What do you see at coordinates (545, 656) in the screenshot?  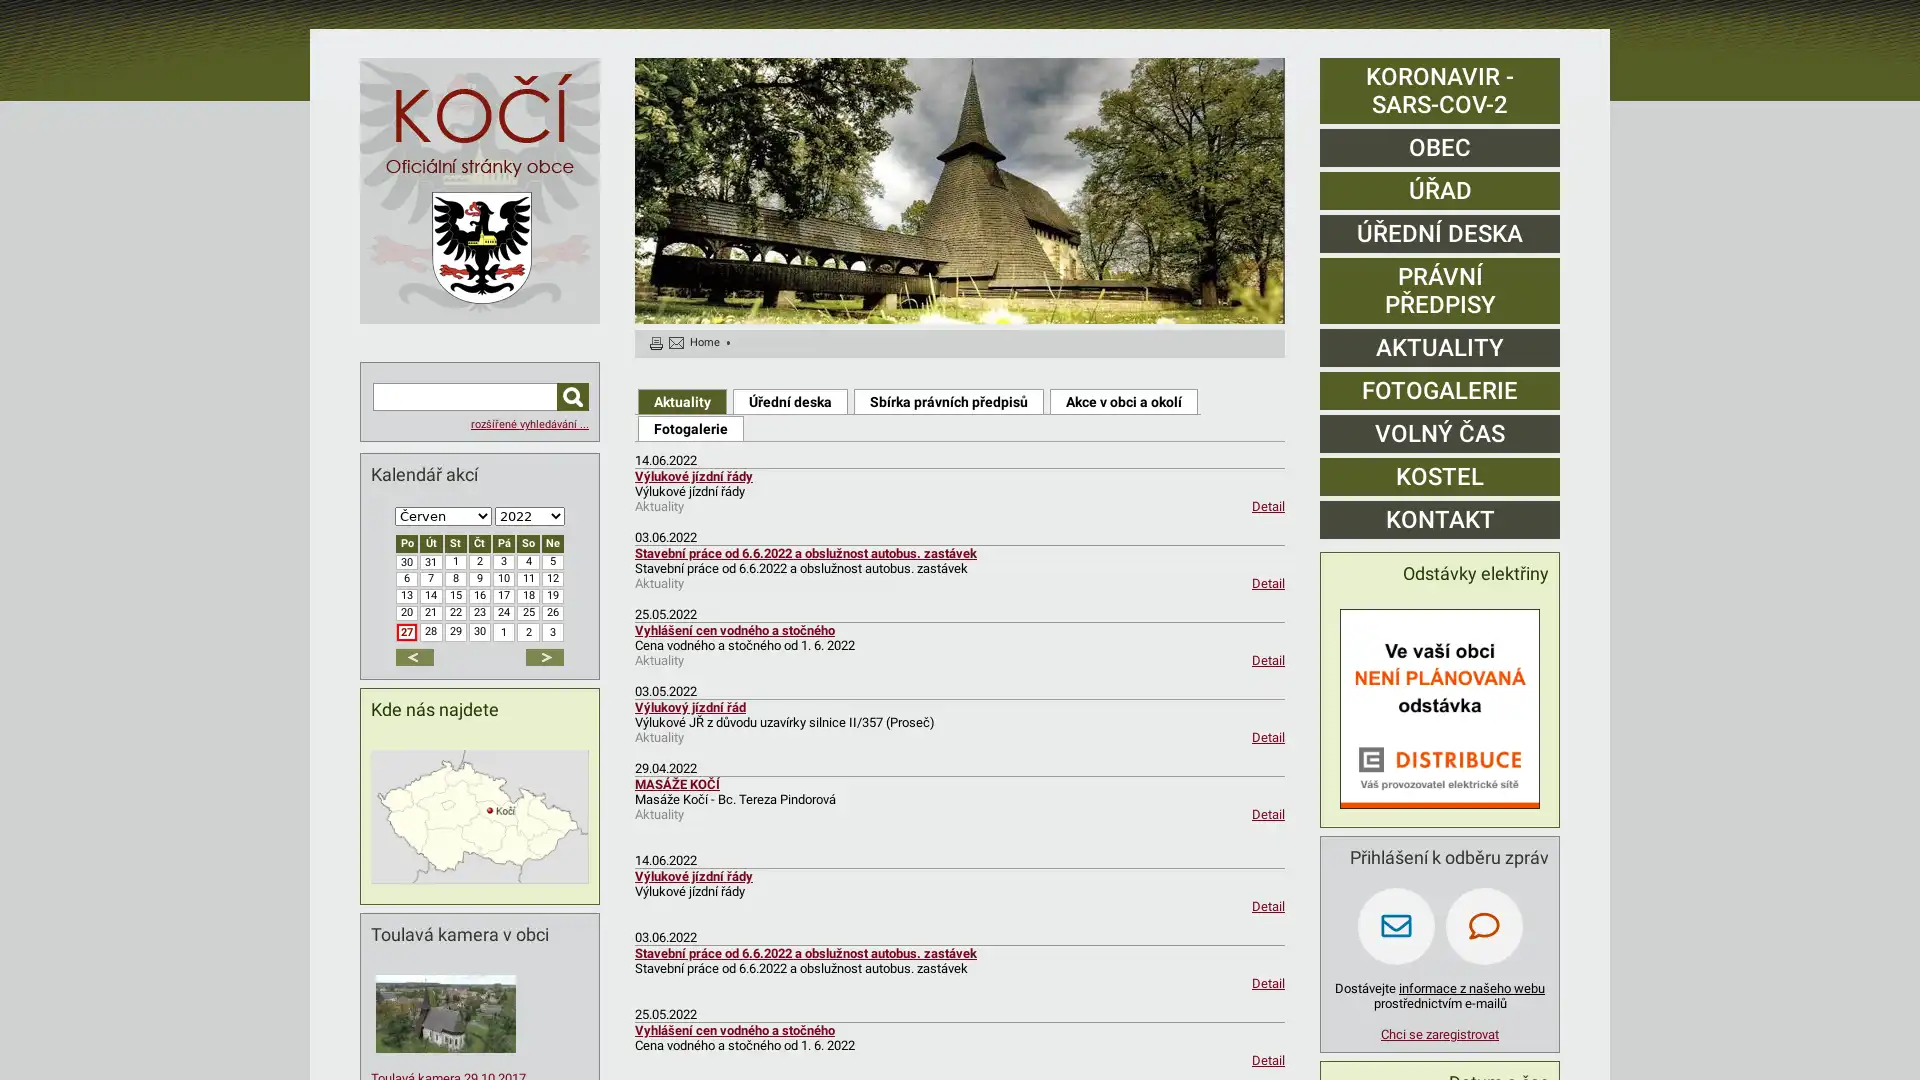 I see `dalsi` at bounding box center [545, 656].